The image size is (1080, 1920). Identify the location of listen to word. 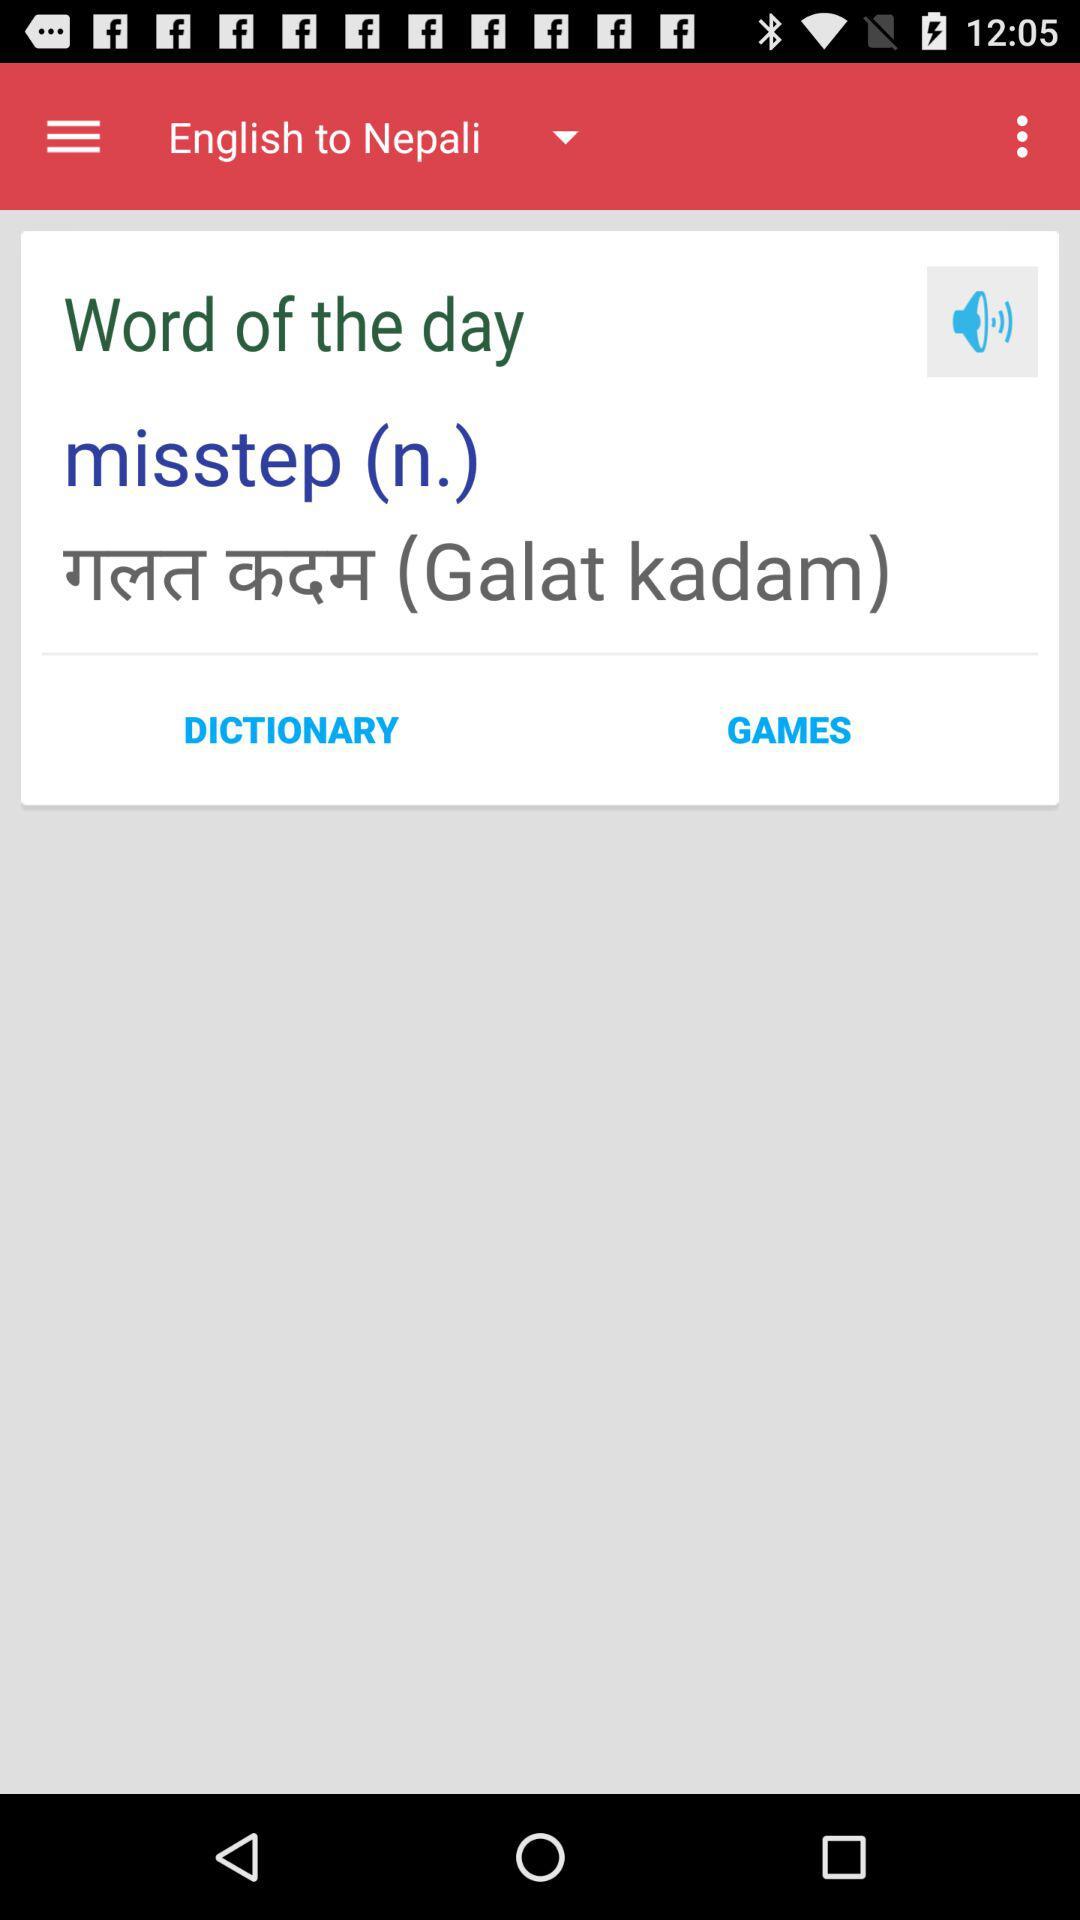
(981, 321).